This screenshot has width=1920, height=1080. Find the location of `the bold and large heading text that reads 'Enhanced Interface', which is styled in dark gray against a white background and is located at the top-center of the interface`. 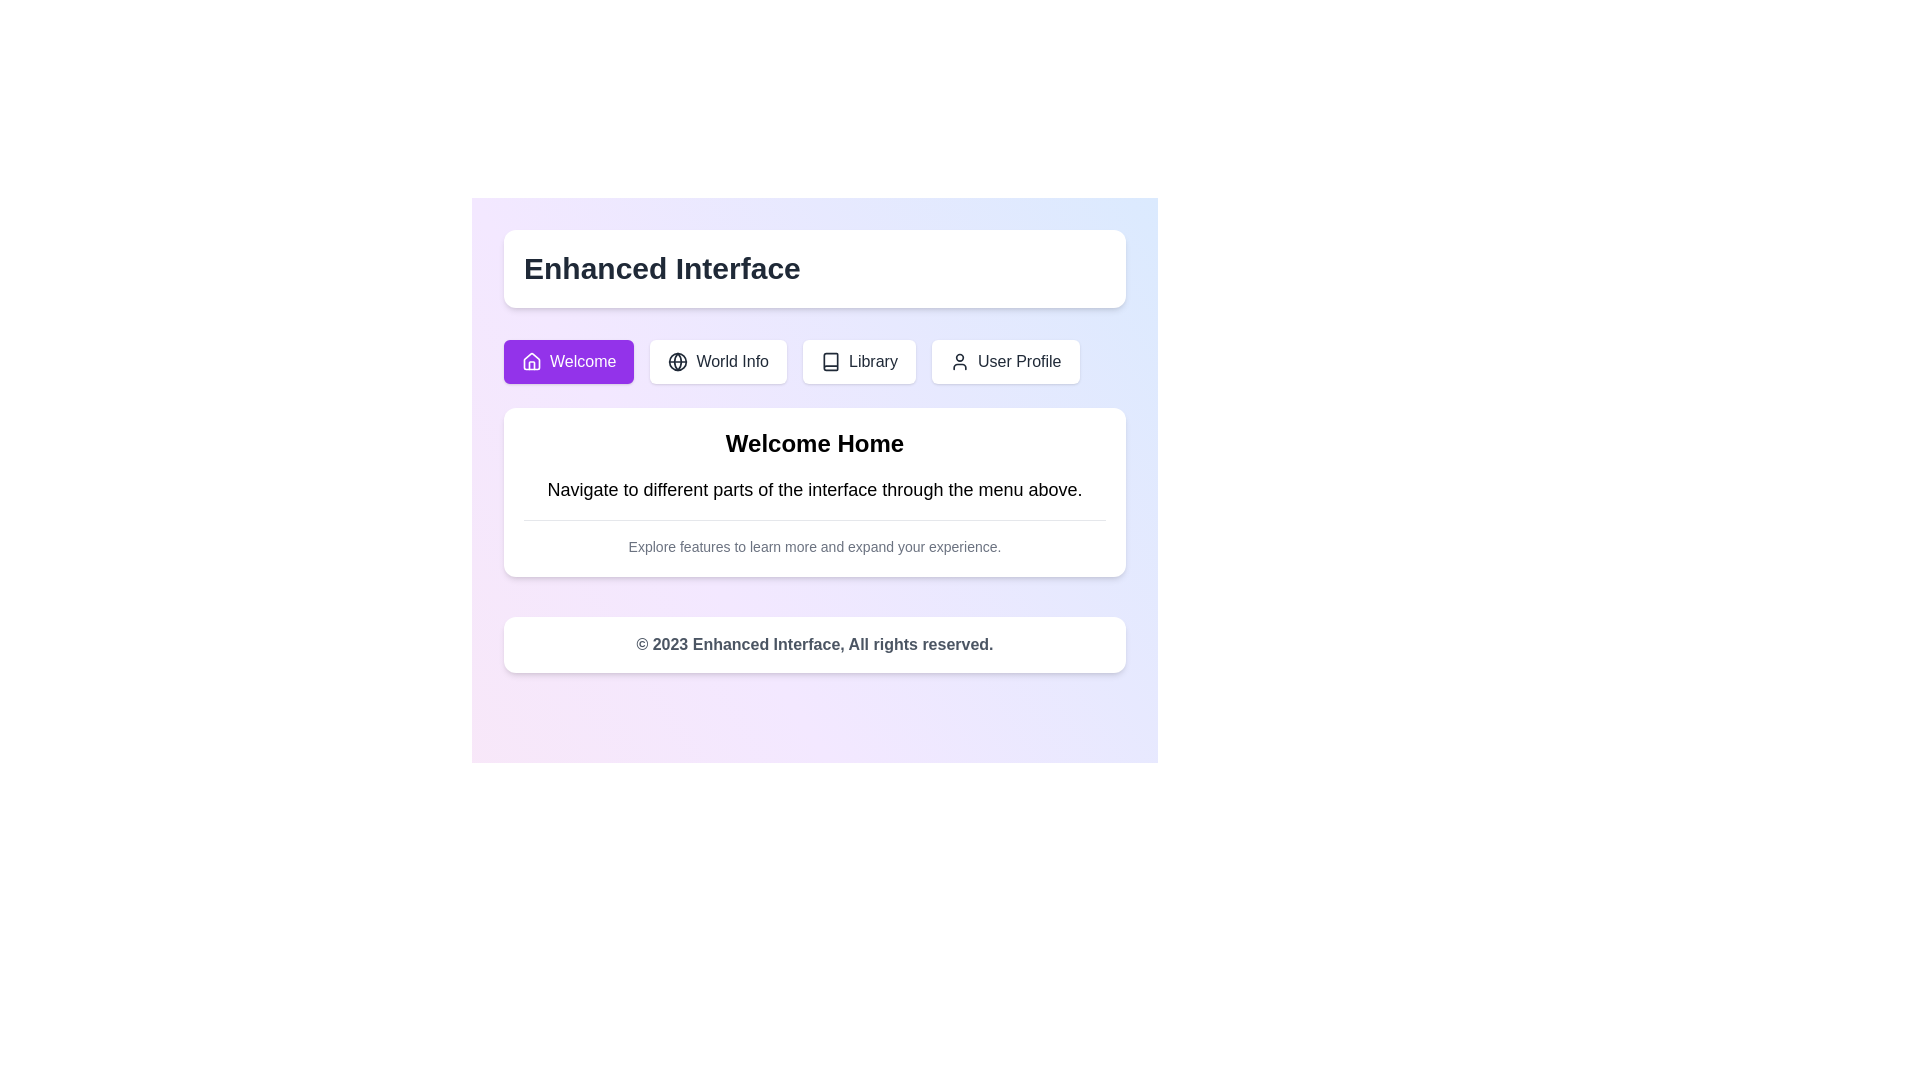

the bold and large heading text that reads 'Enhanced Interface', which is styled in dark gray against a white background and is located at the top-center of the interface is located at coordinates (662, 267).